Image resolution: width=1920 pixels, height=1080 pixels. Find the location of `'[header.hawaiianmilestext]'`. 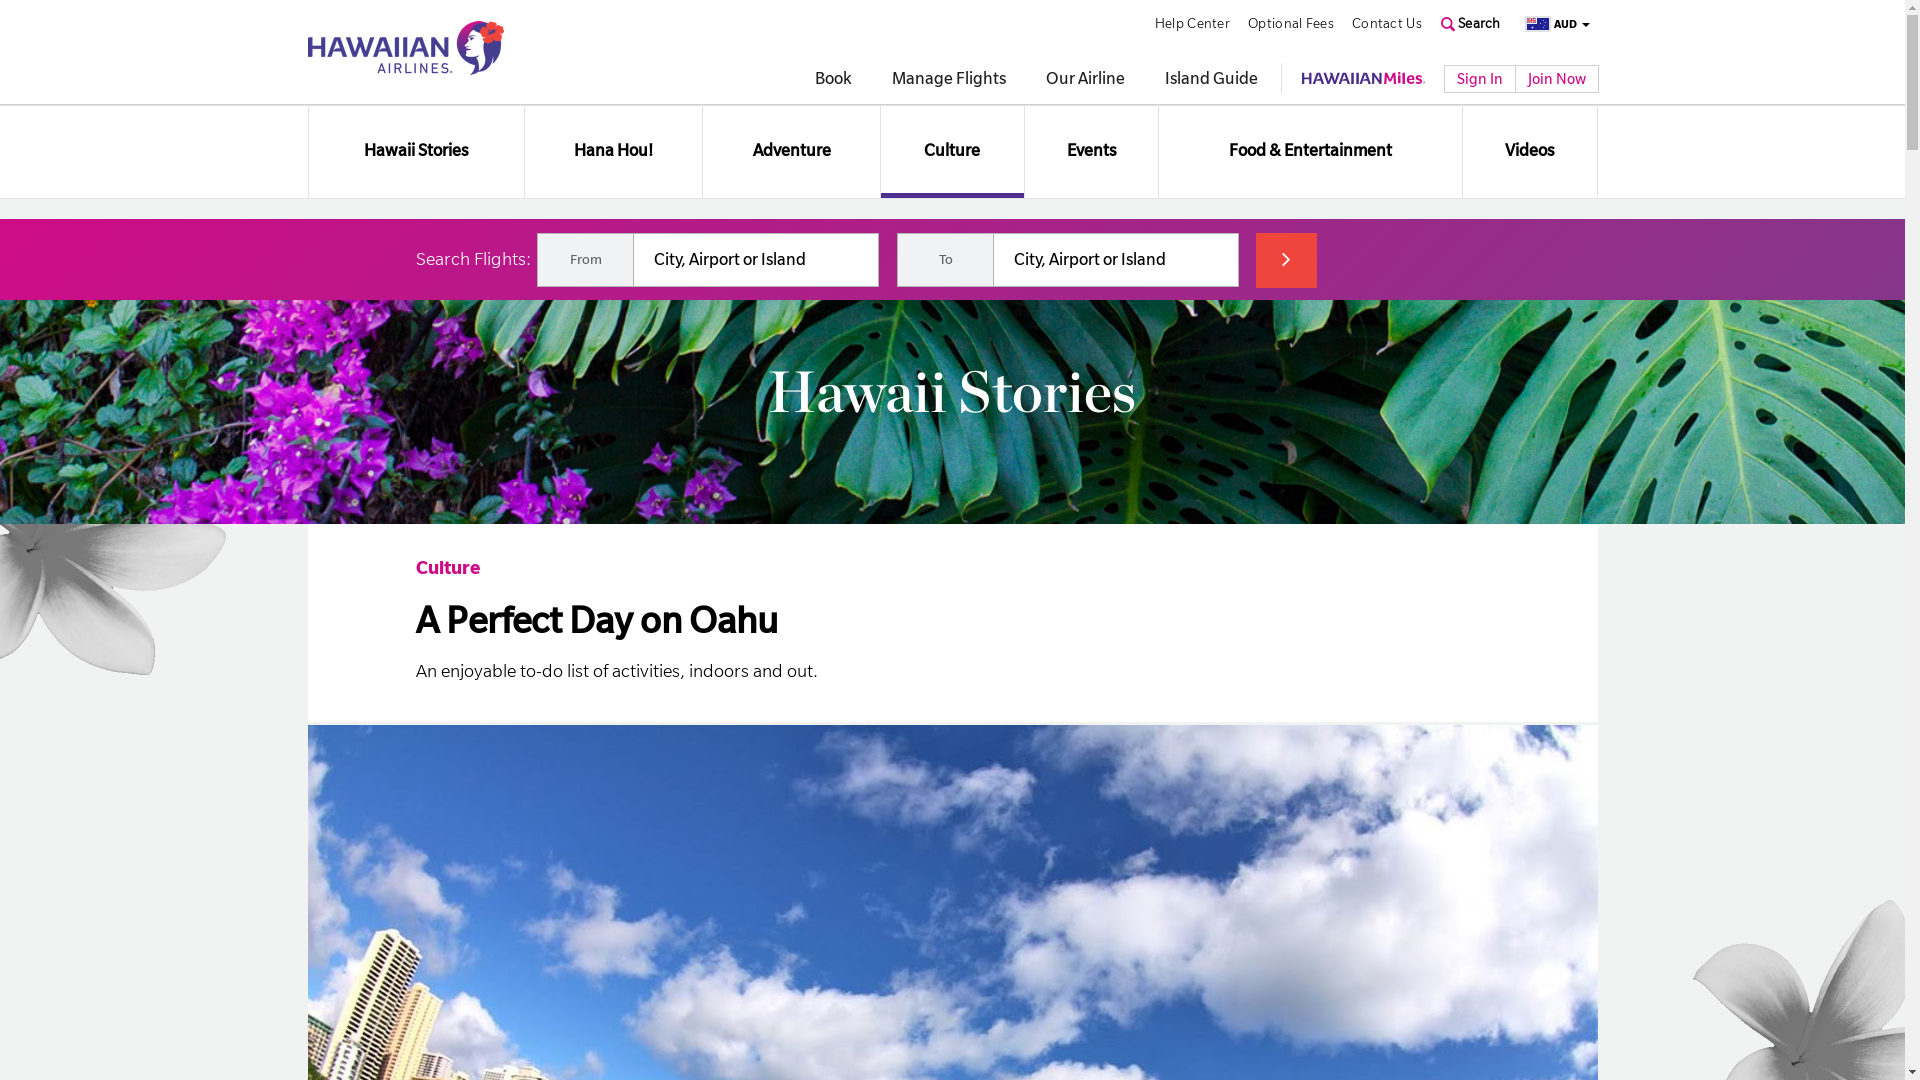

'[header.hawaiianmilestext]' is located at coordinates (1362, 76).